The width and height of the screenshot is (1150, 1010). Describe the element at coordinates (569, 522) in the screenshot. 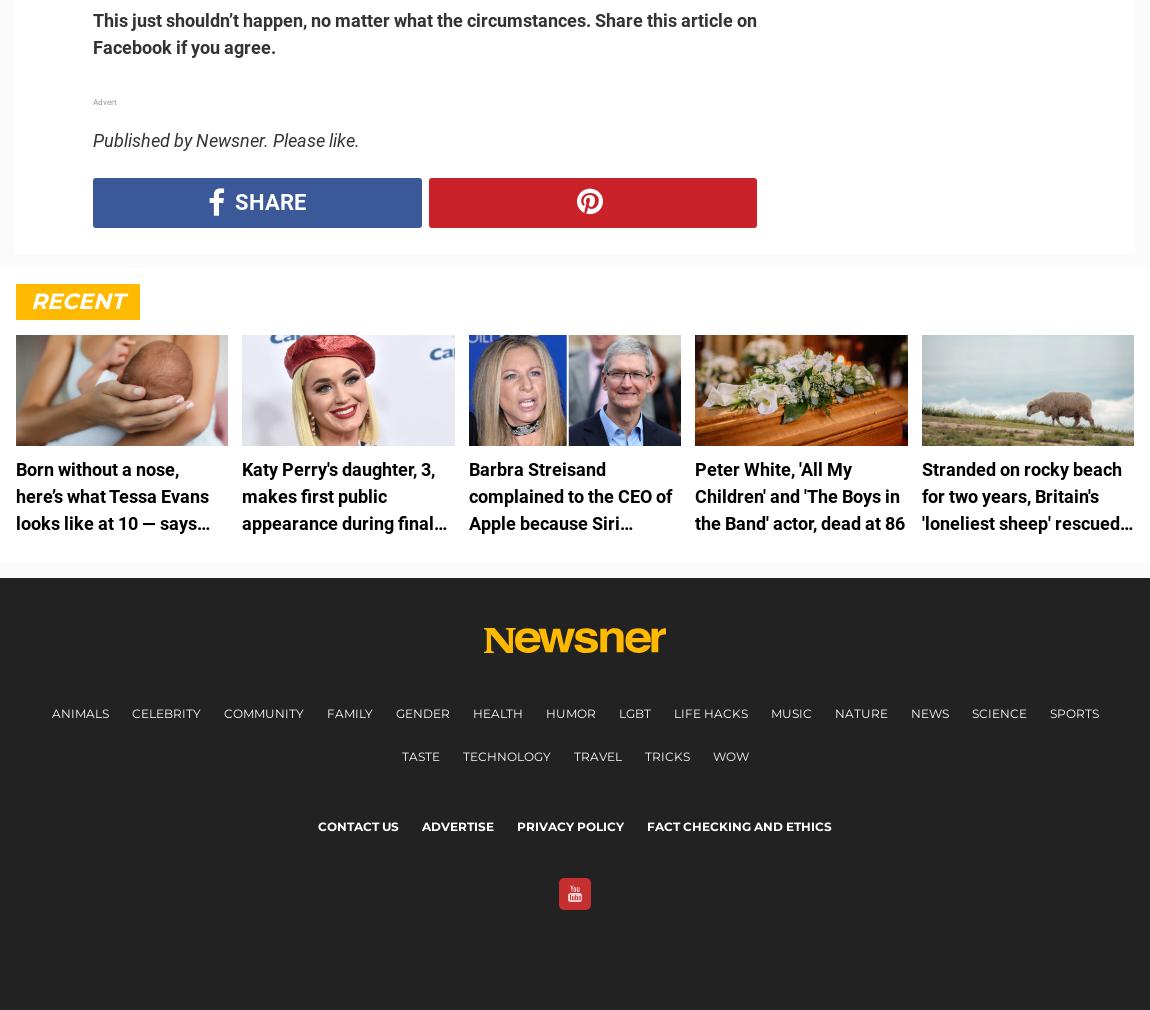

I see `'Barbra Streisand complained to the CEO of Apple because Siri couldn't pronounce her name'` at that location.